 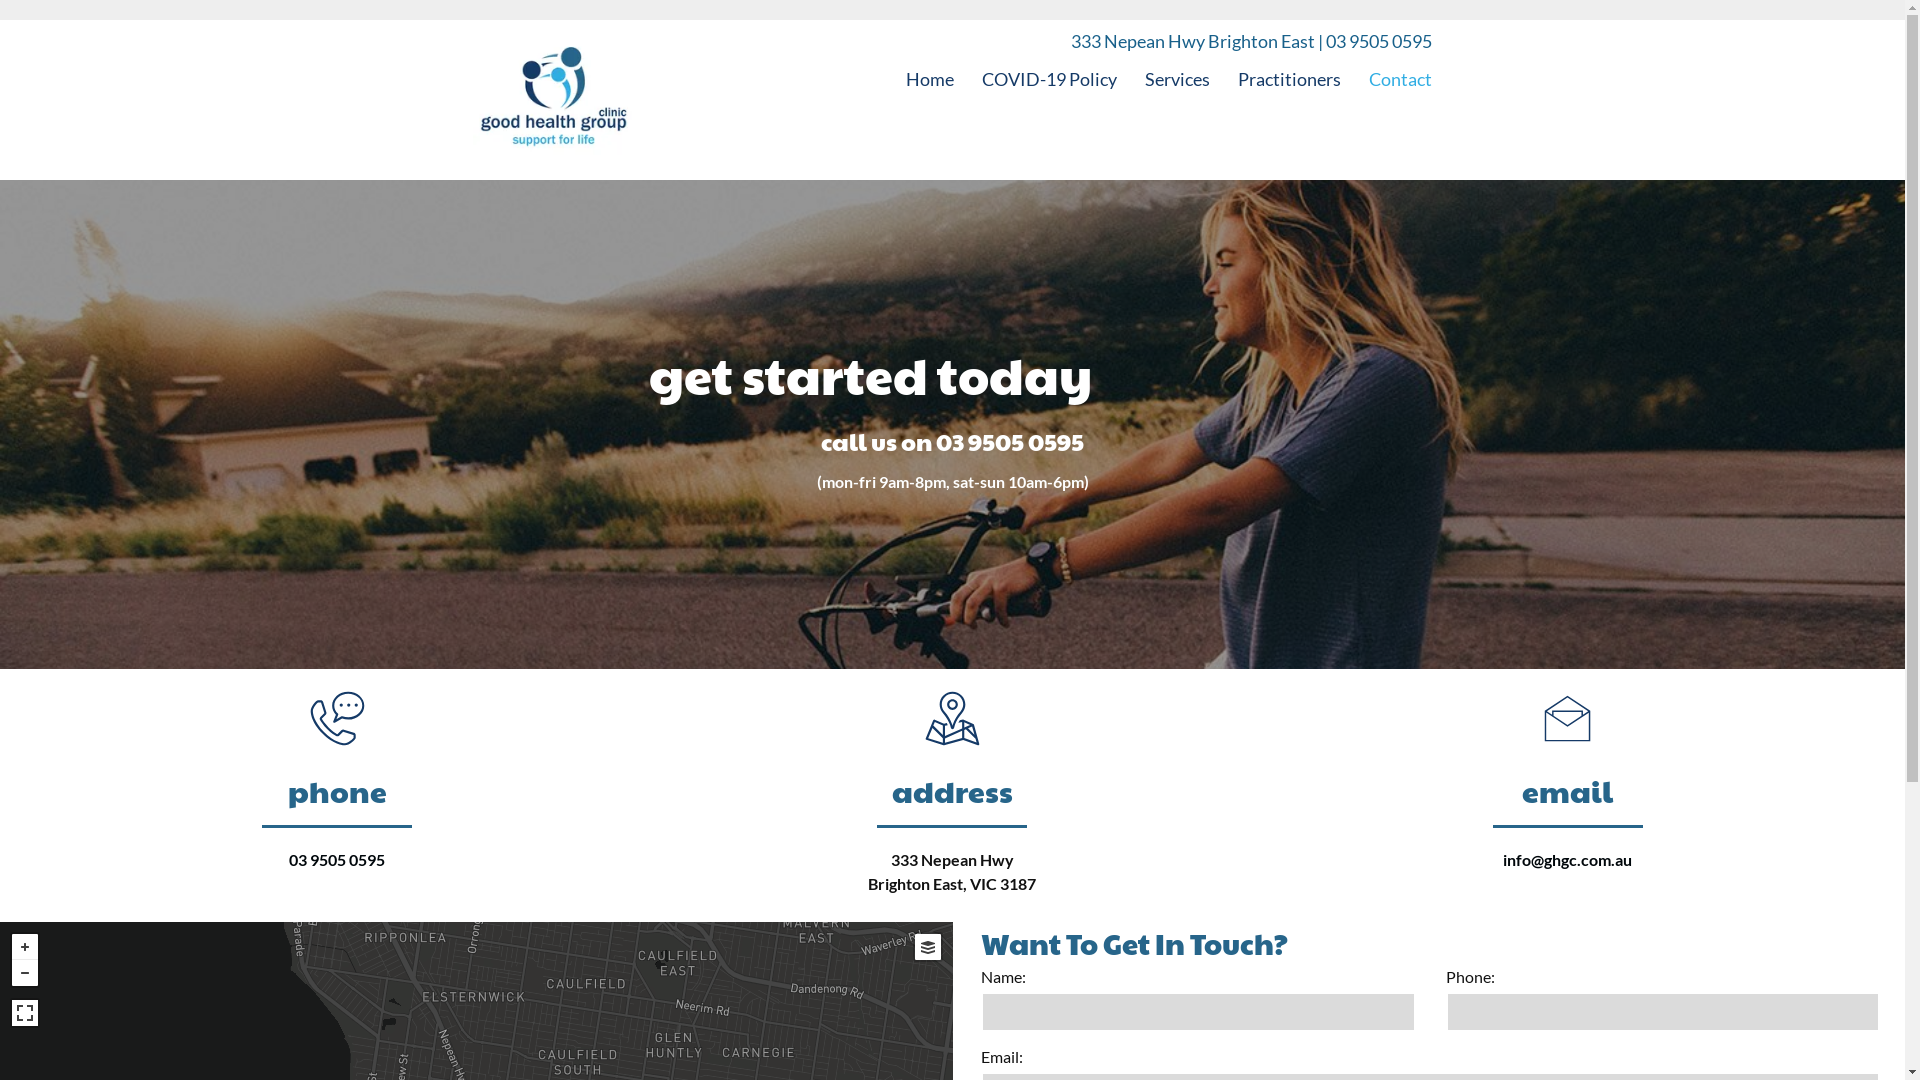 What do you see at coordinates (24, 946) in the screenshot?
I see `'+'` at bounding box center [24, 946].